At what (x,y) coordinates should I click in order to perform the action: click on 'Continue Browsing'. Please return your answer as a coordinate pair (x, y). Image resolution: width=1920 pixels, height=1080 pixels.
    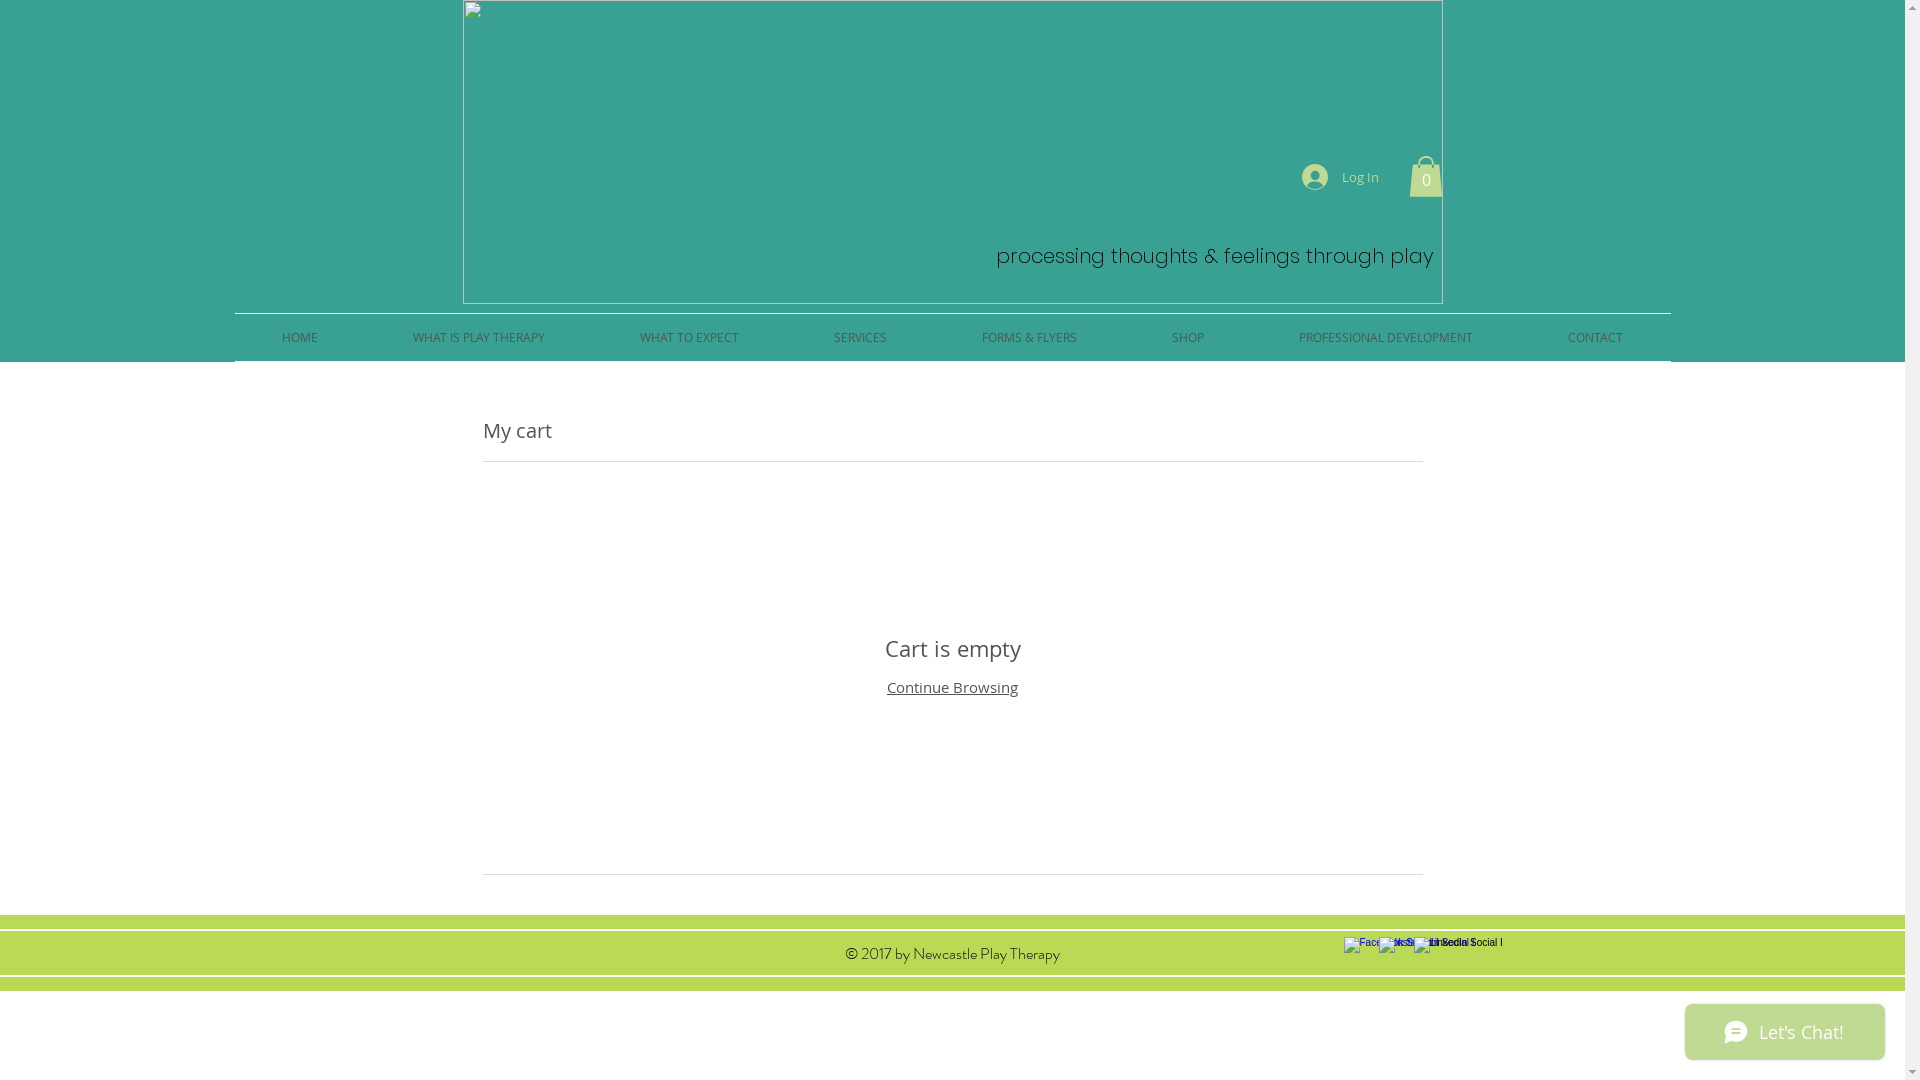
    Looking at the image, I should click on (951, 685).